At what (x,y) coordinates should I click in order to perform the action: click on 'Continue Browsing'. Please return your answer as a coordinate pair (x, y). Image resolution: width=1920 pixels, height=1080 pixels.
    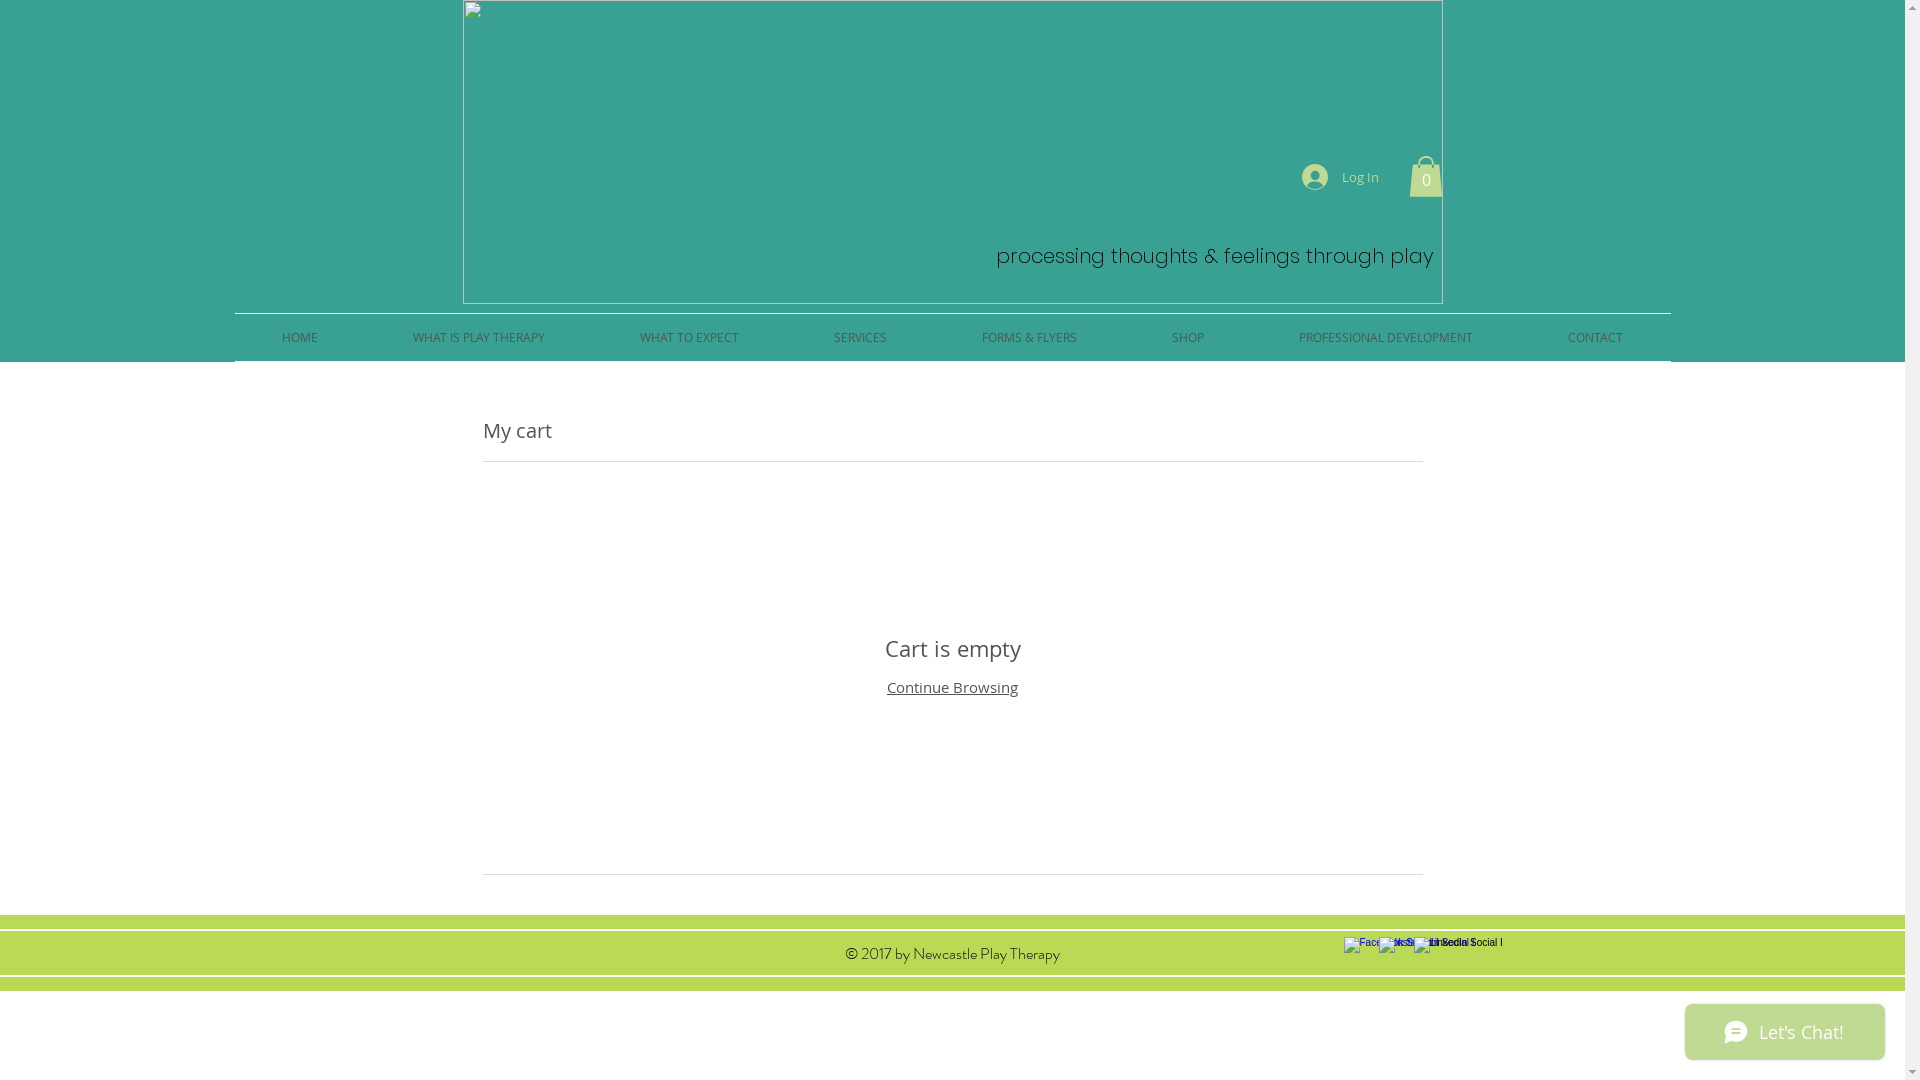
    Looking at the image, I should click on (951, 685).